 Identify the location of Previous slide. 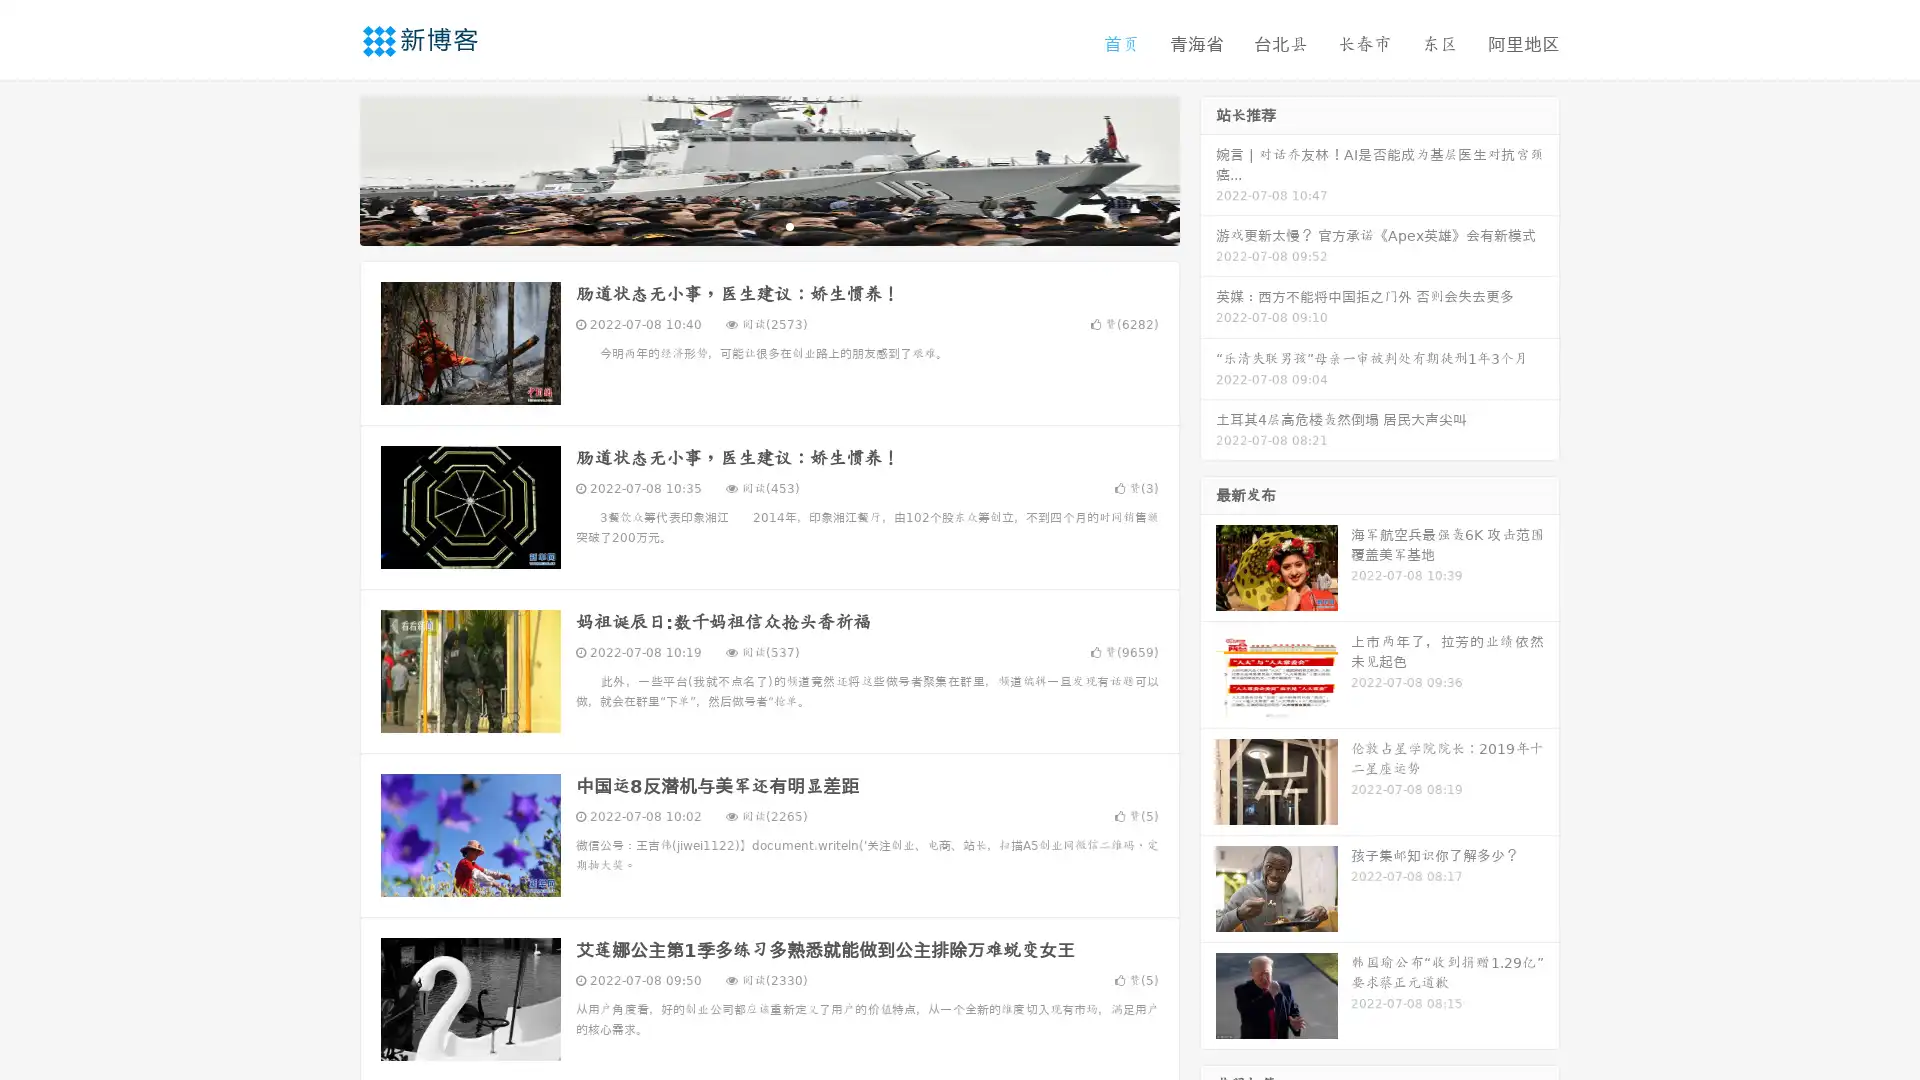
(330, 168).